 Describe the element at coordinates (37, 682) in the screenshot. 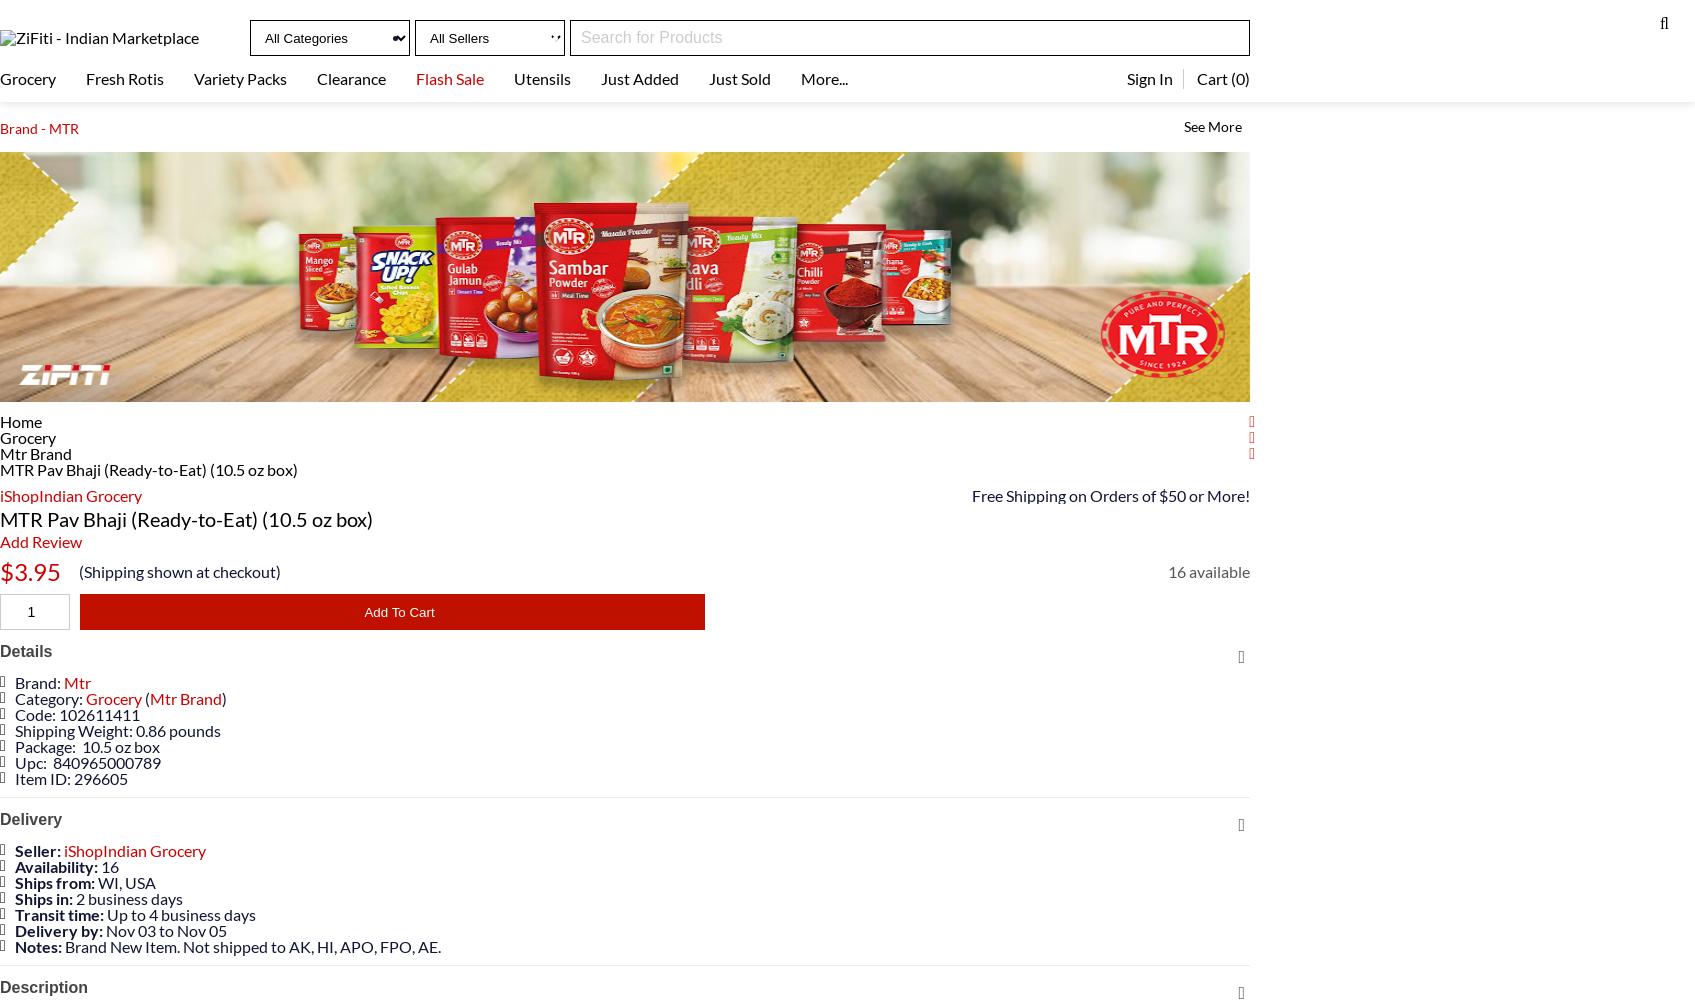

I see `'Brand:'` at that location.